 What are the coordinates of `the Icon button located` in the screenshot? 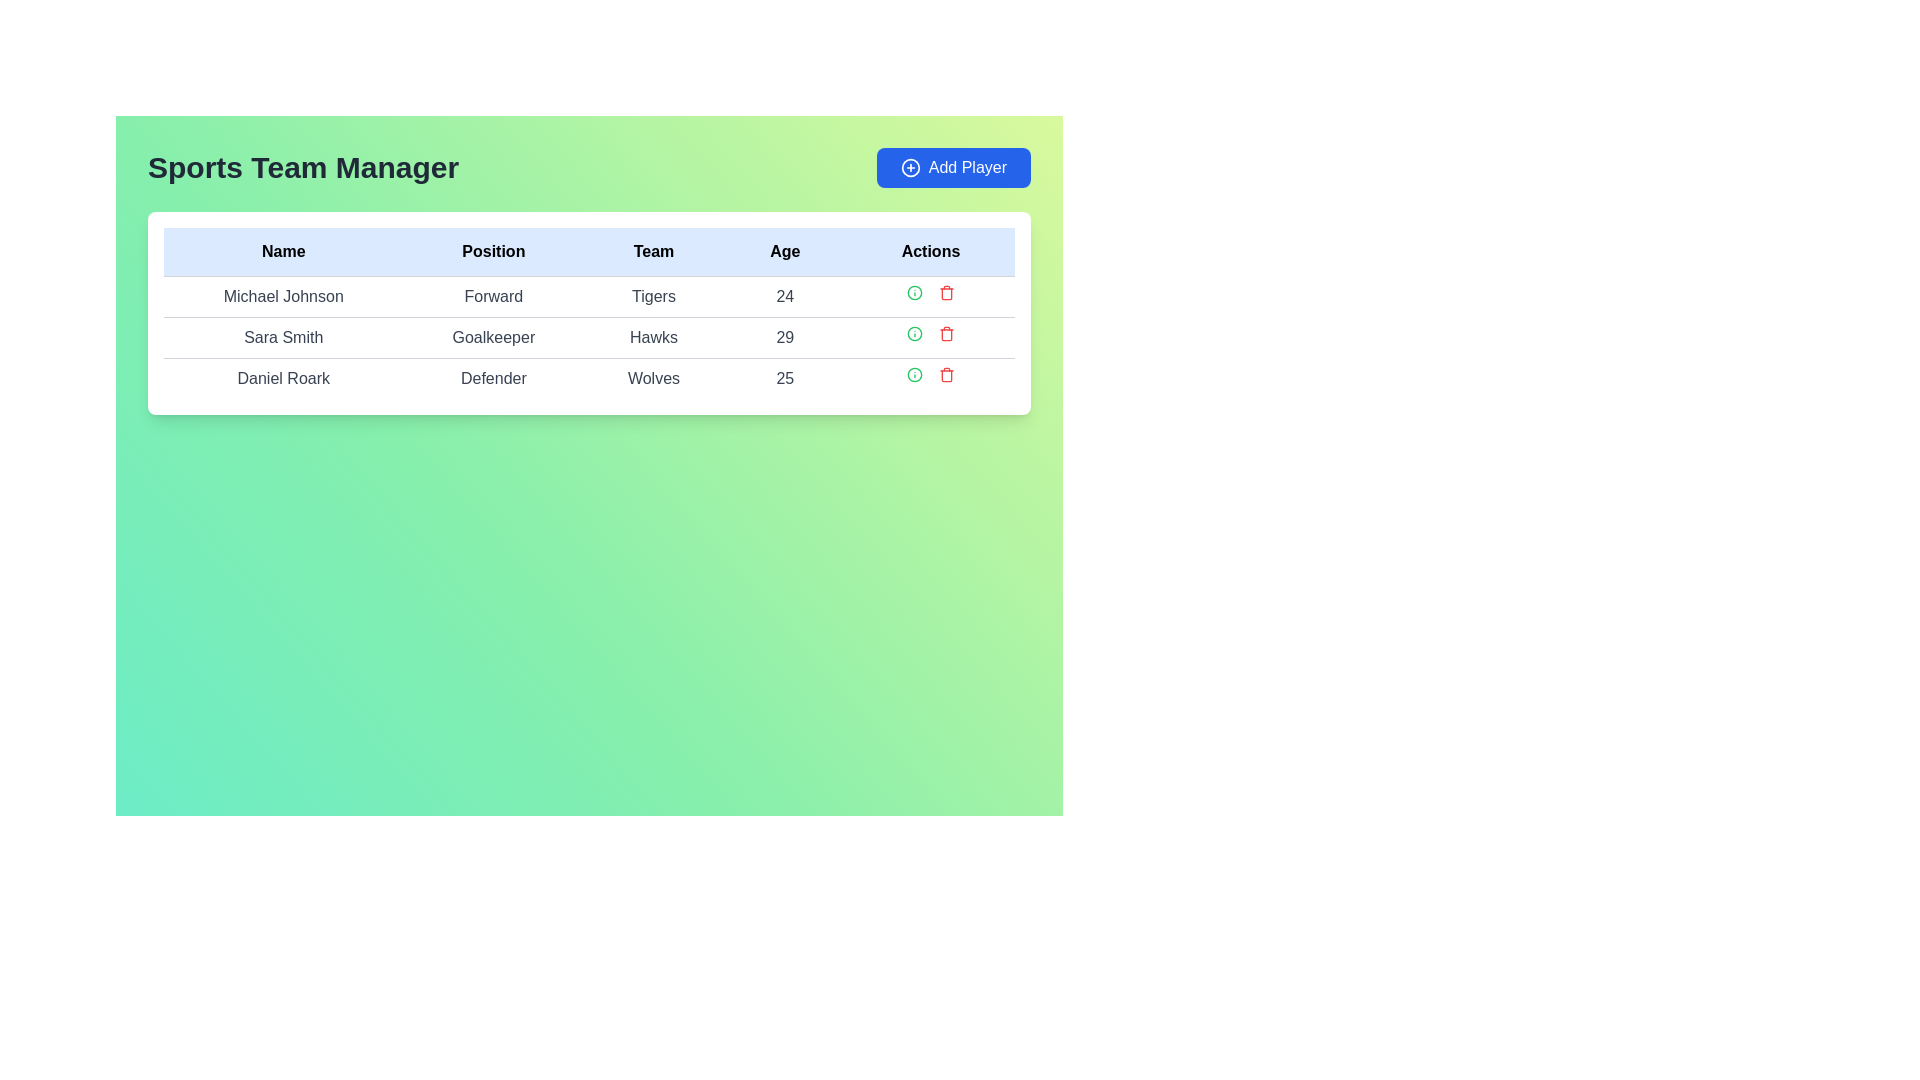 It's located at (913, 333).